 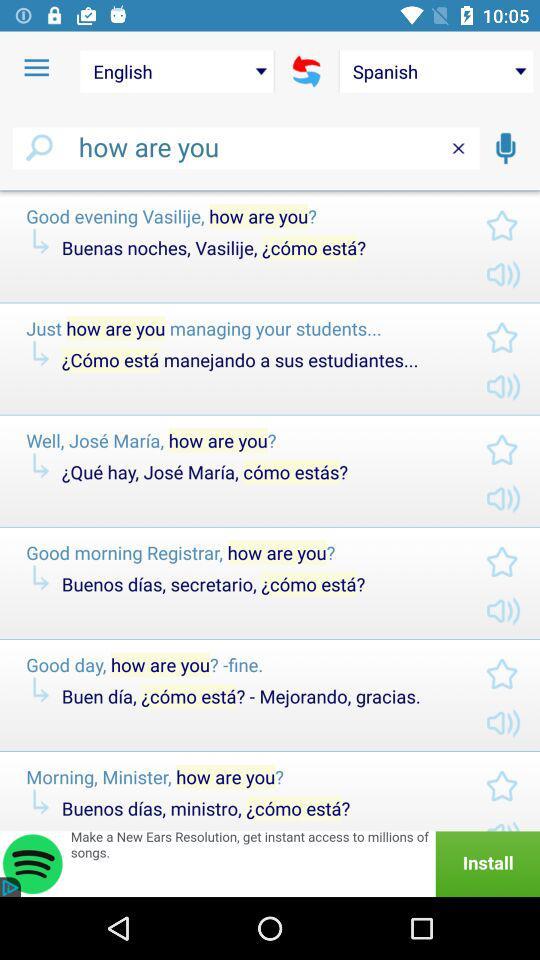 What do you see at coordinates (504, 147) in the screenshot?
I see `the microphone icon` at bounding box center [504, 147].